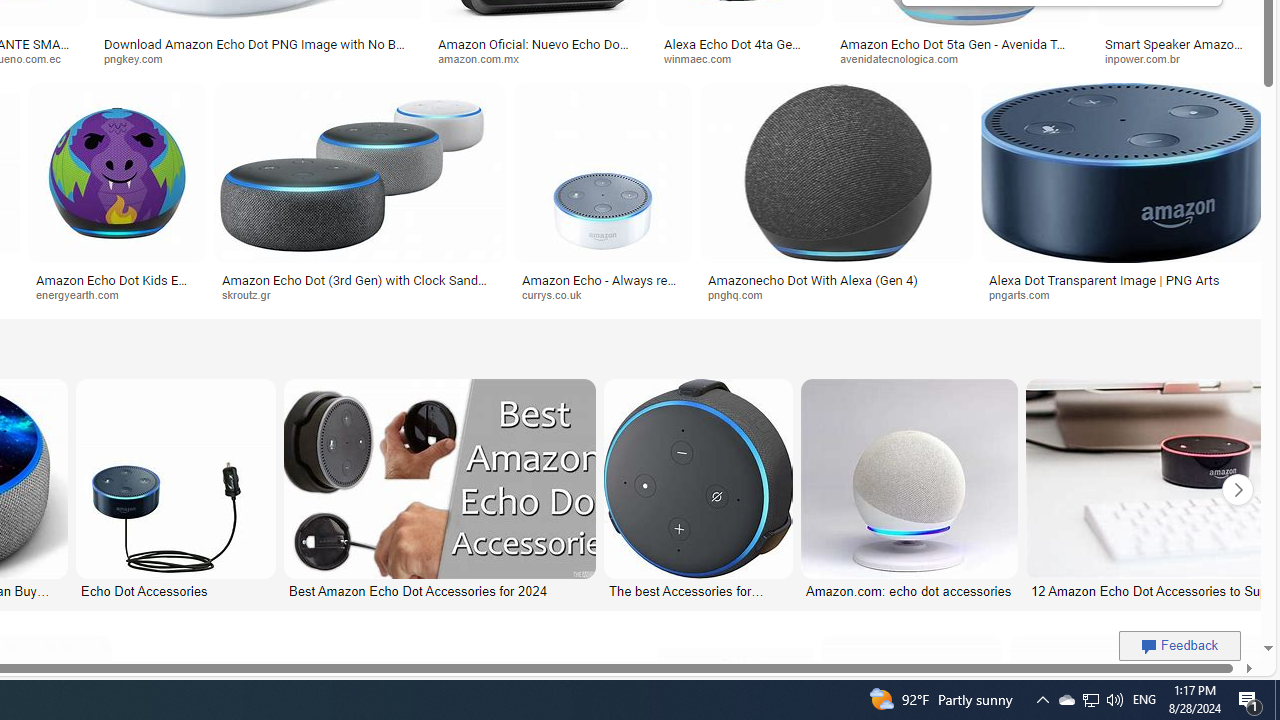 The image size is (1280, 720). I want to click on 'pngarts.com', so click(1123, 295).